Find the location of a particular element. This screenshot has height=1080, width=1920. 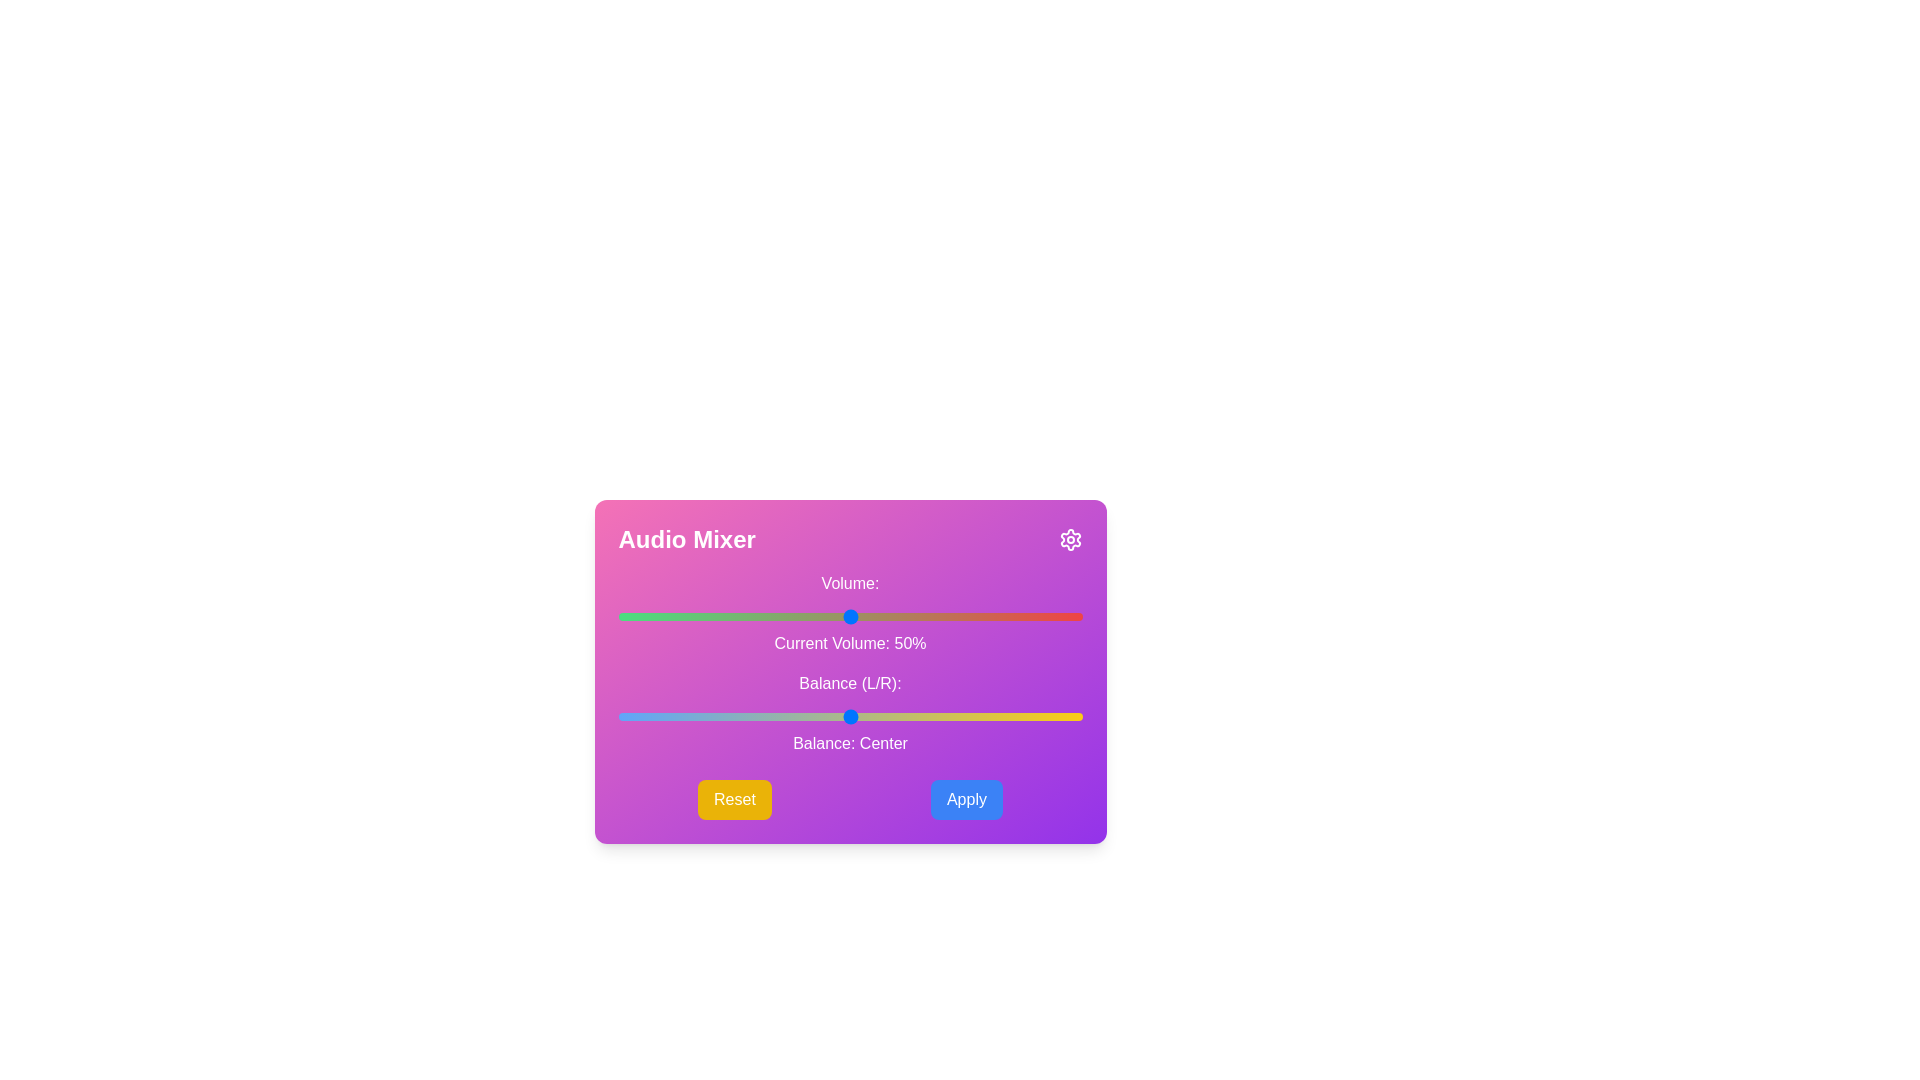

the balance slider to set the balance to -14 where balance is a value between -50 and 50 is located at coordinates (784, 716).